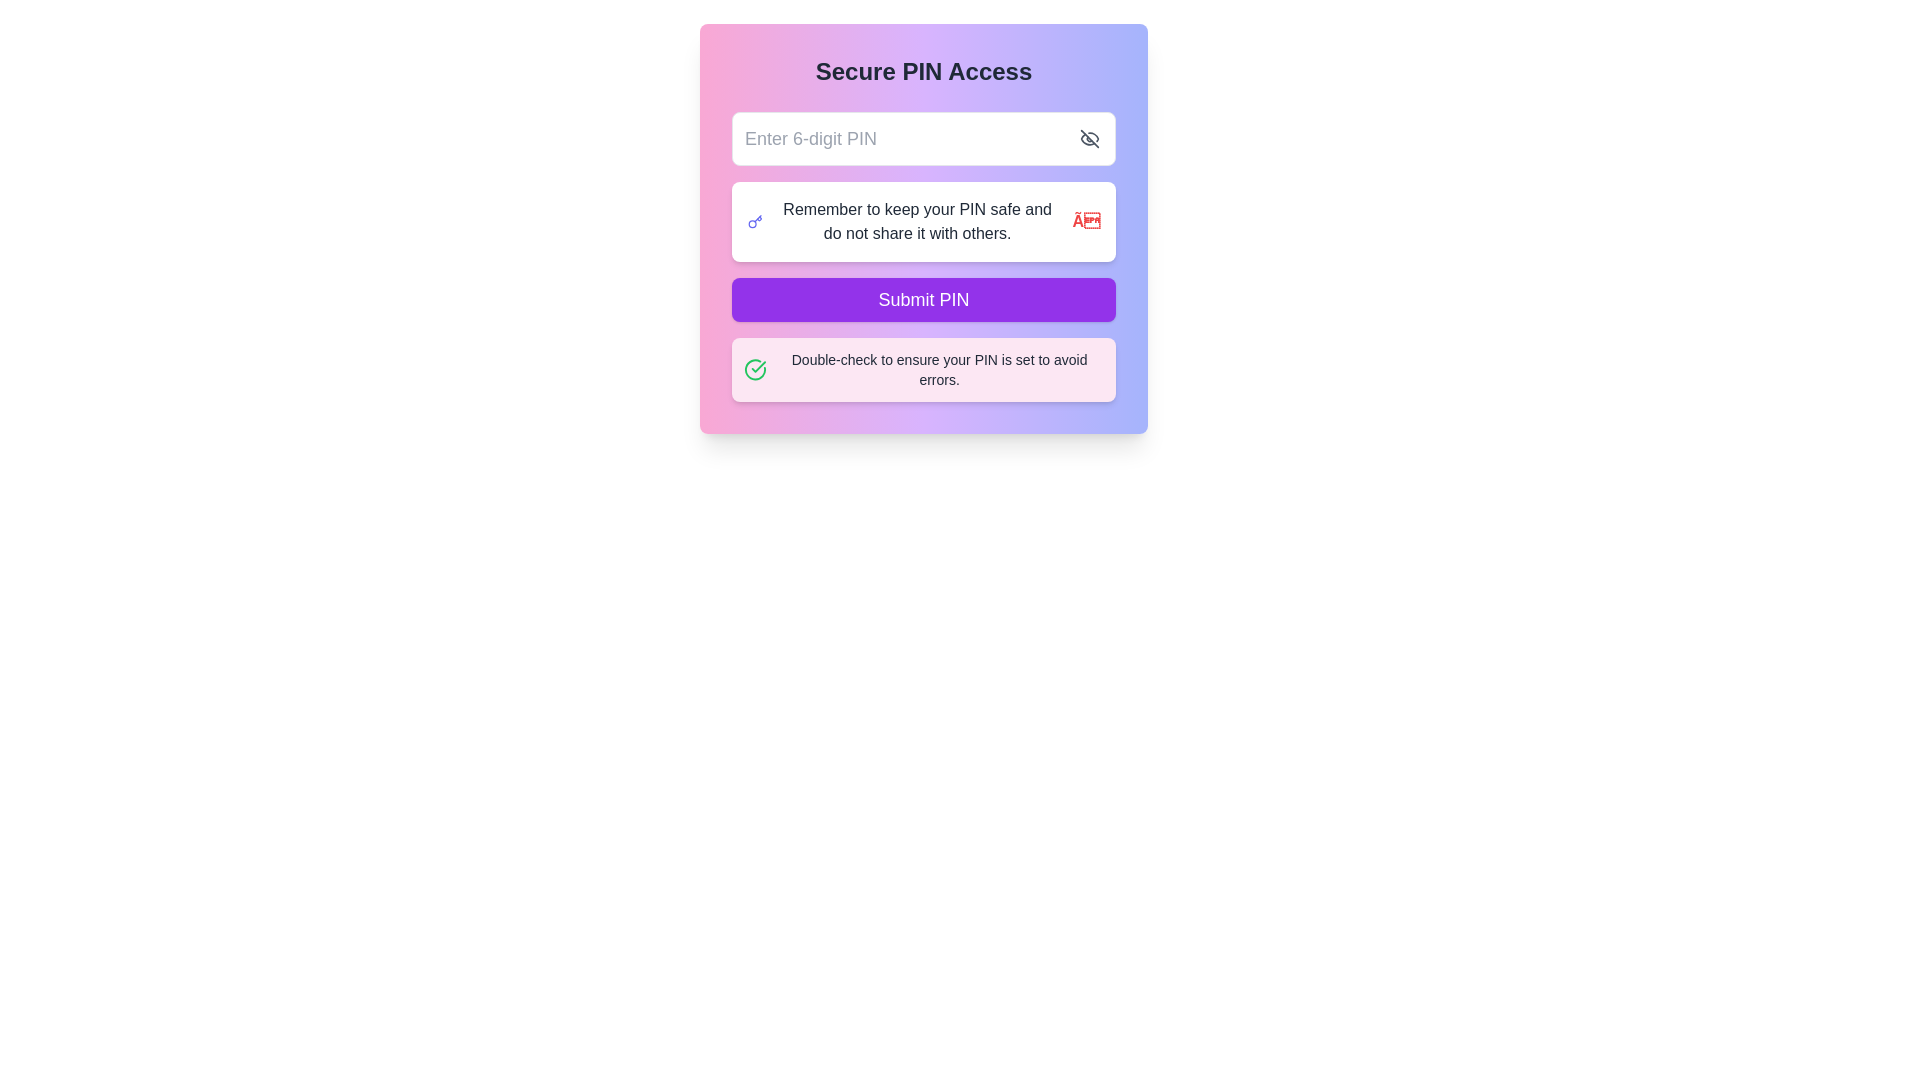 The width and height of the screenshot is (1920, 1080). I want to click on the small gray eye icon with a strike-through line, positioned to the right of the 'Enter 6-digit PIN' input field, so click(1088, 137).